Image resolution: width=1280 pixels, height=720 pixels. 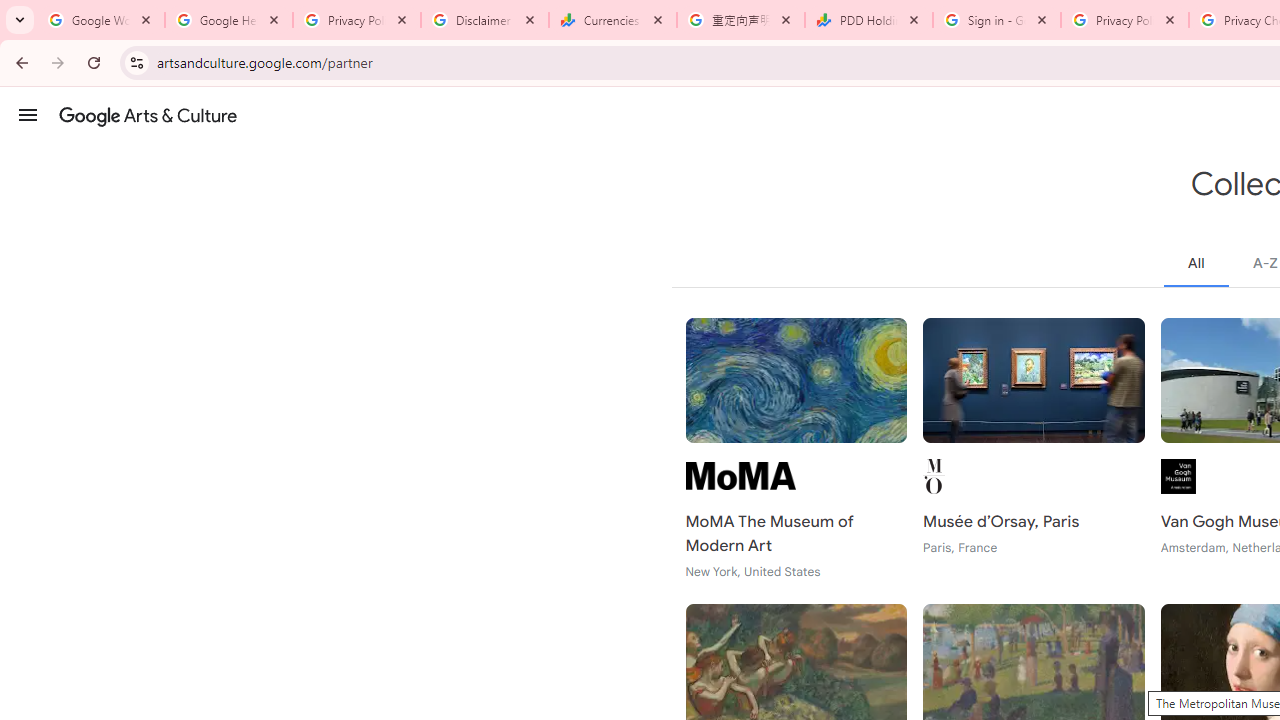 What do you see at coordinates (28, 114) in the screenshot?
I see `'Menu'` at bounding box center [28, 114].